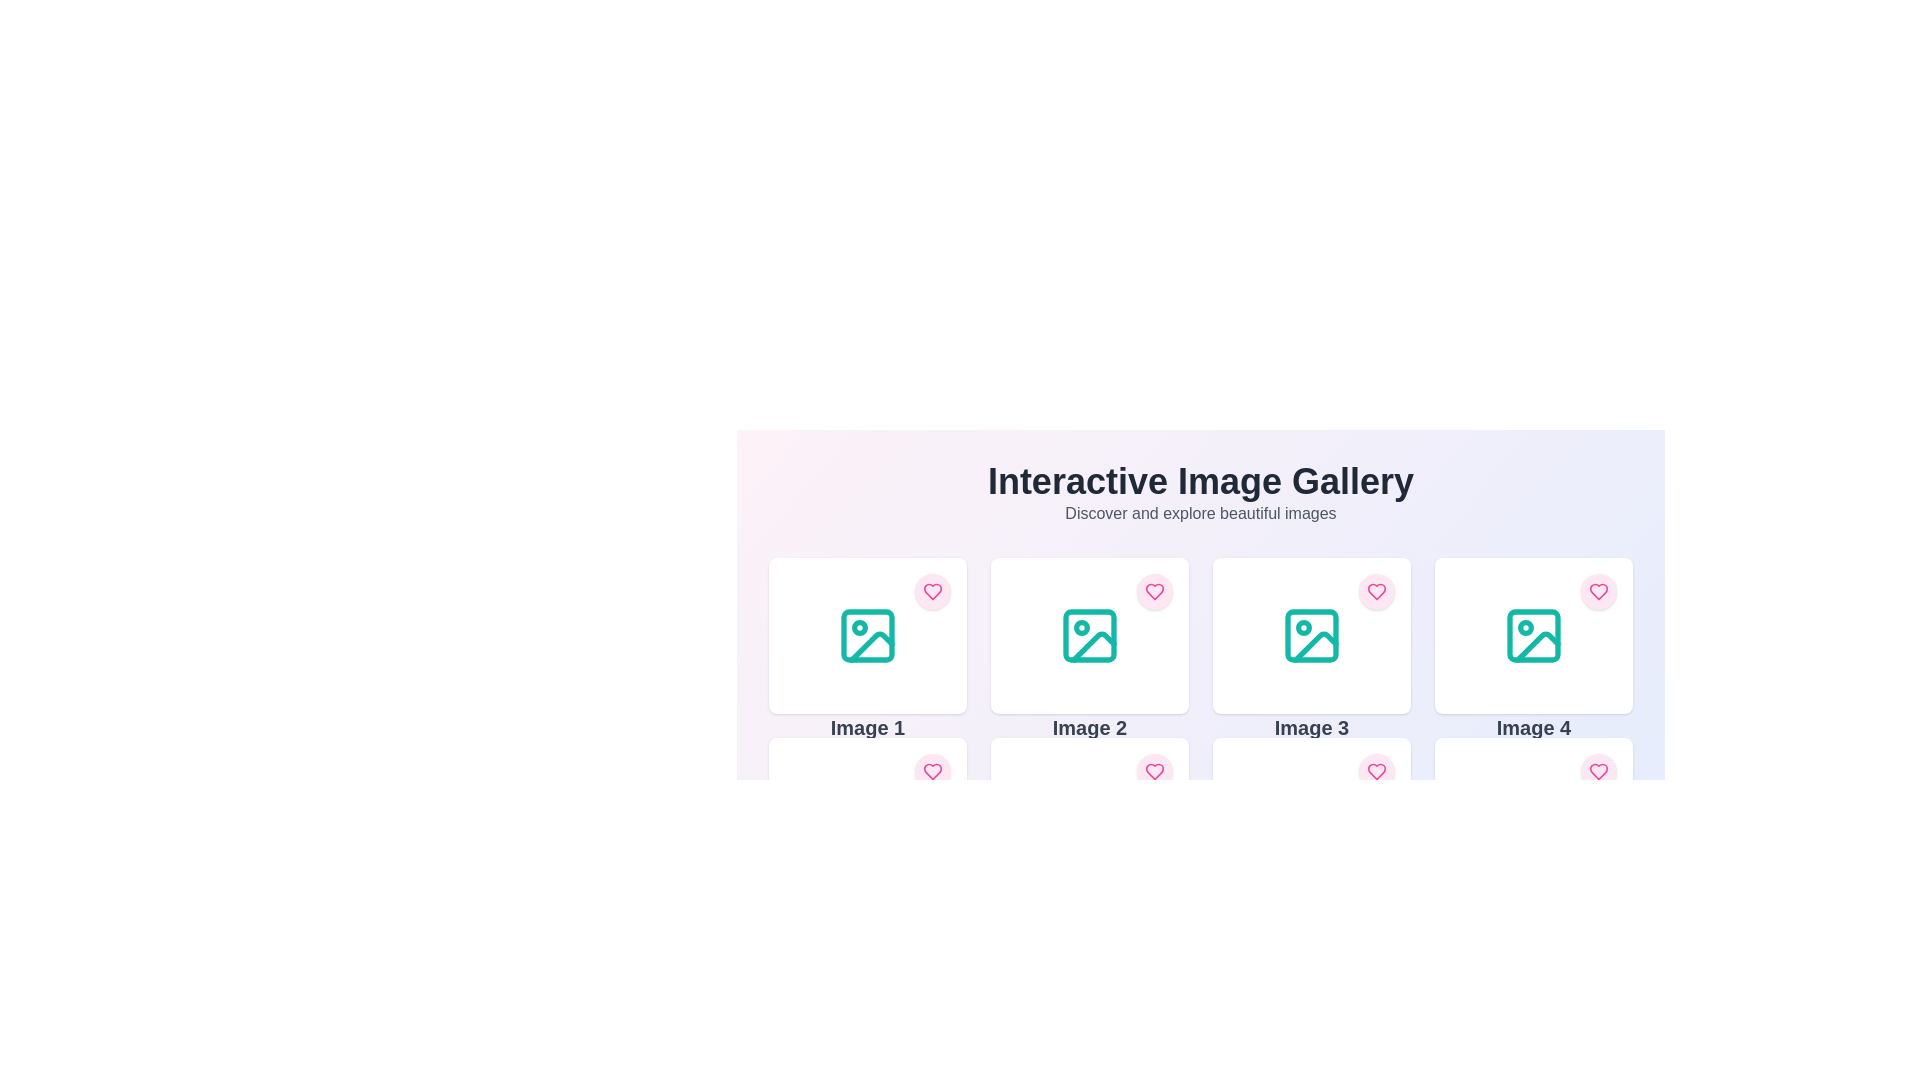 The width and height of the screenshot is (1920, 1080). I want to click on the circular pink button with a heart icon located in the top-right corner of the card labeled 'Image 2', so click(1155, 590).